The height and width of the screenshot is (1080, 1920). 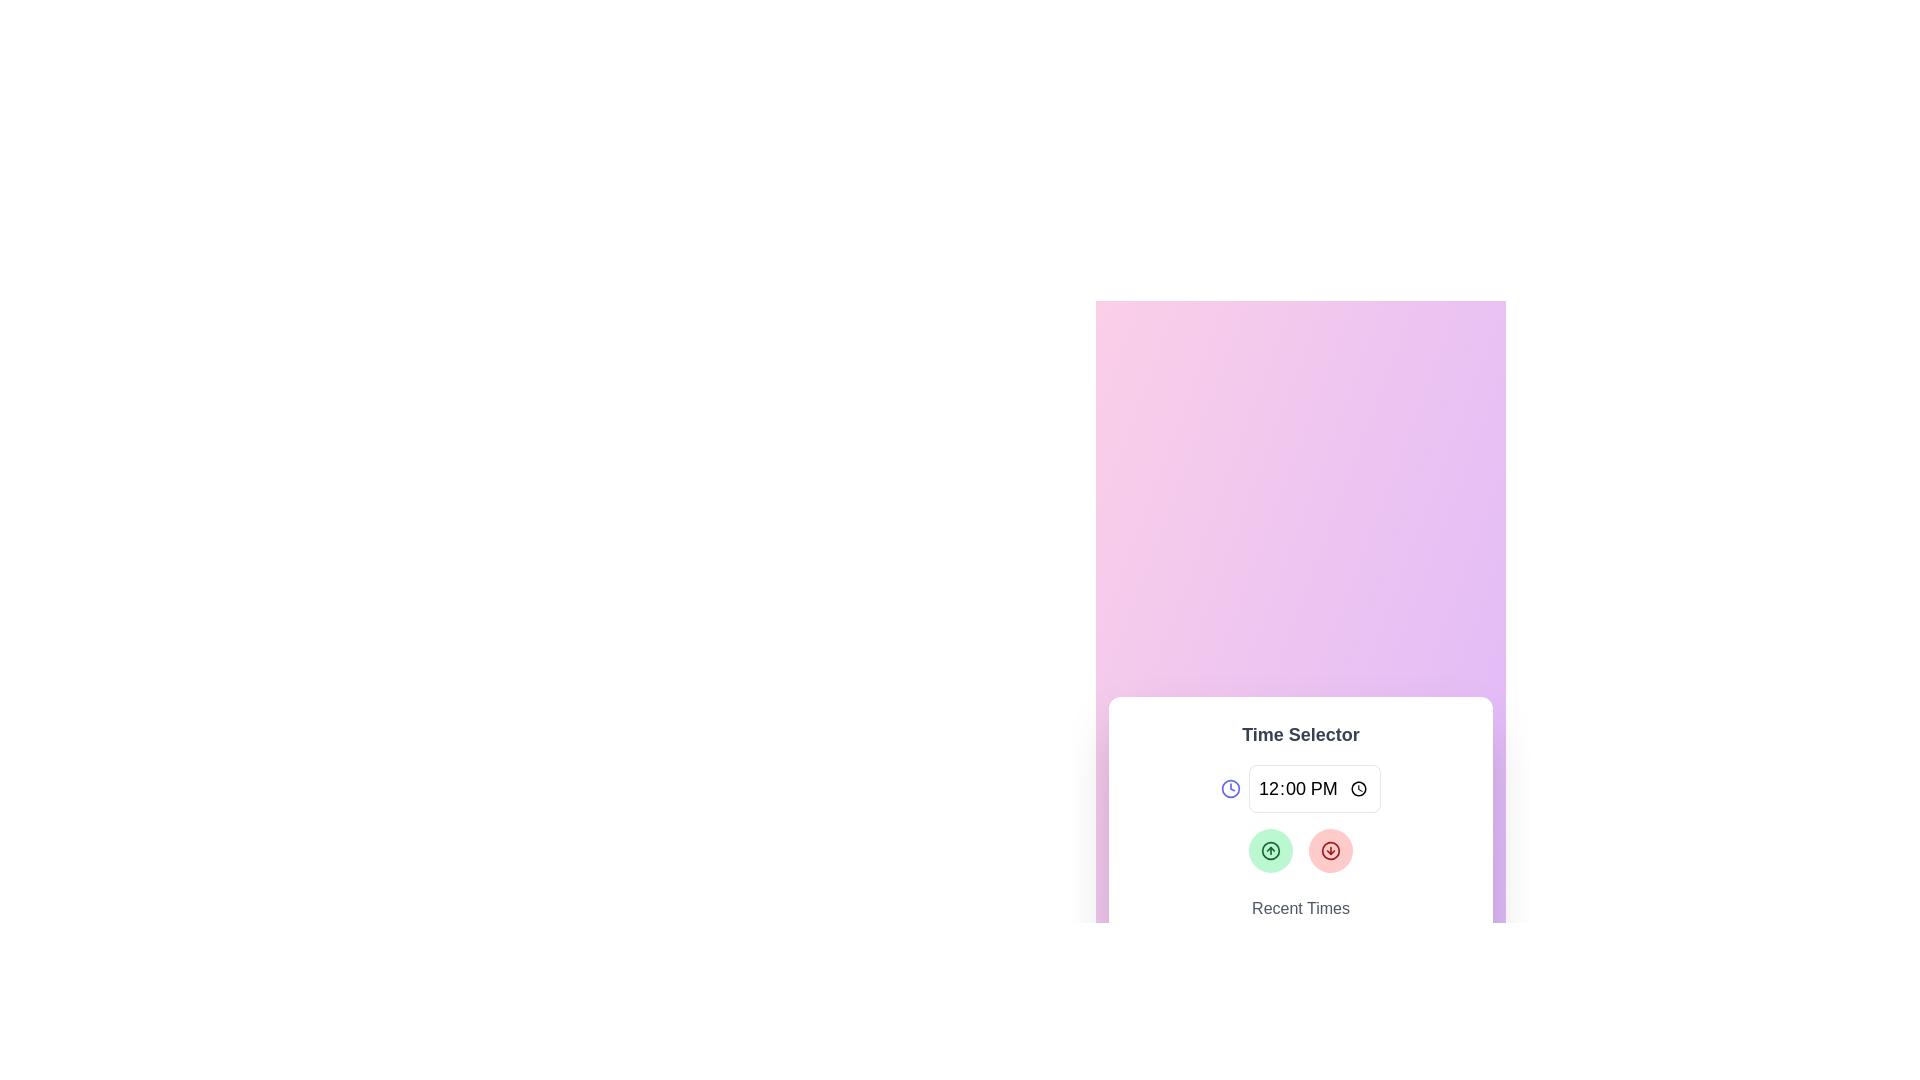 What do you see at coordinates (1230, 788) in the screenshot?
I see `the circular graphical component of the clock icon, which has a dark stroke and transparent fill, located to the left of the time display` at bounding box center [1230, 788].